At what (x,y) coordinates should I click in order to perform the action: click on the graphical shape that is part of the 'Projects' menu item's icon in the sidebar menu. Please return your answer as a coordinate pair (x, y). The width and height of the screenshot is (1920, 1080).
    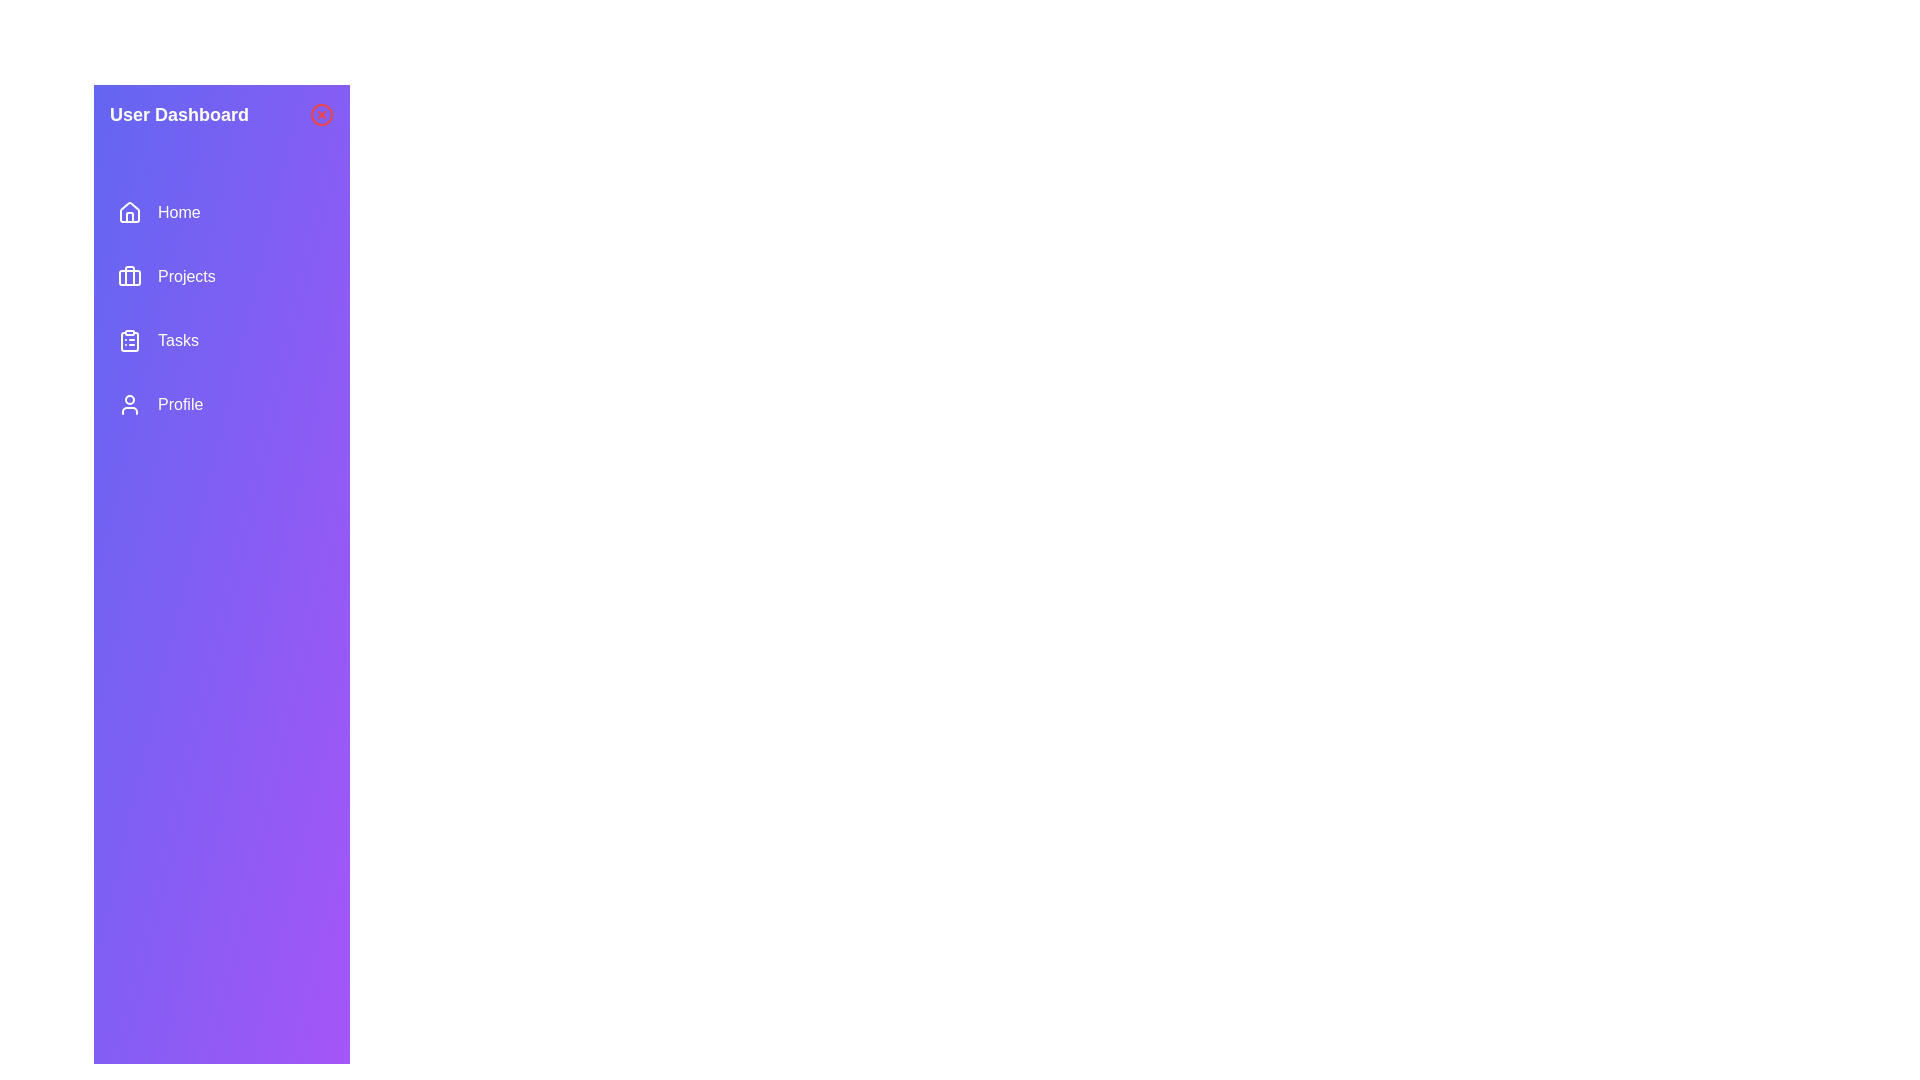
    Looking at the image, I should click on (128, 277).